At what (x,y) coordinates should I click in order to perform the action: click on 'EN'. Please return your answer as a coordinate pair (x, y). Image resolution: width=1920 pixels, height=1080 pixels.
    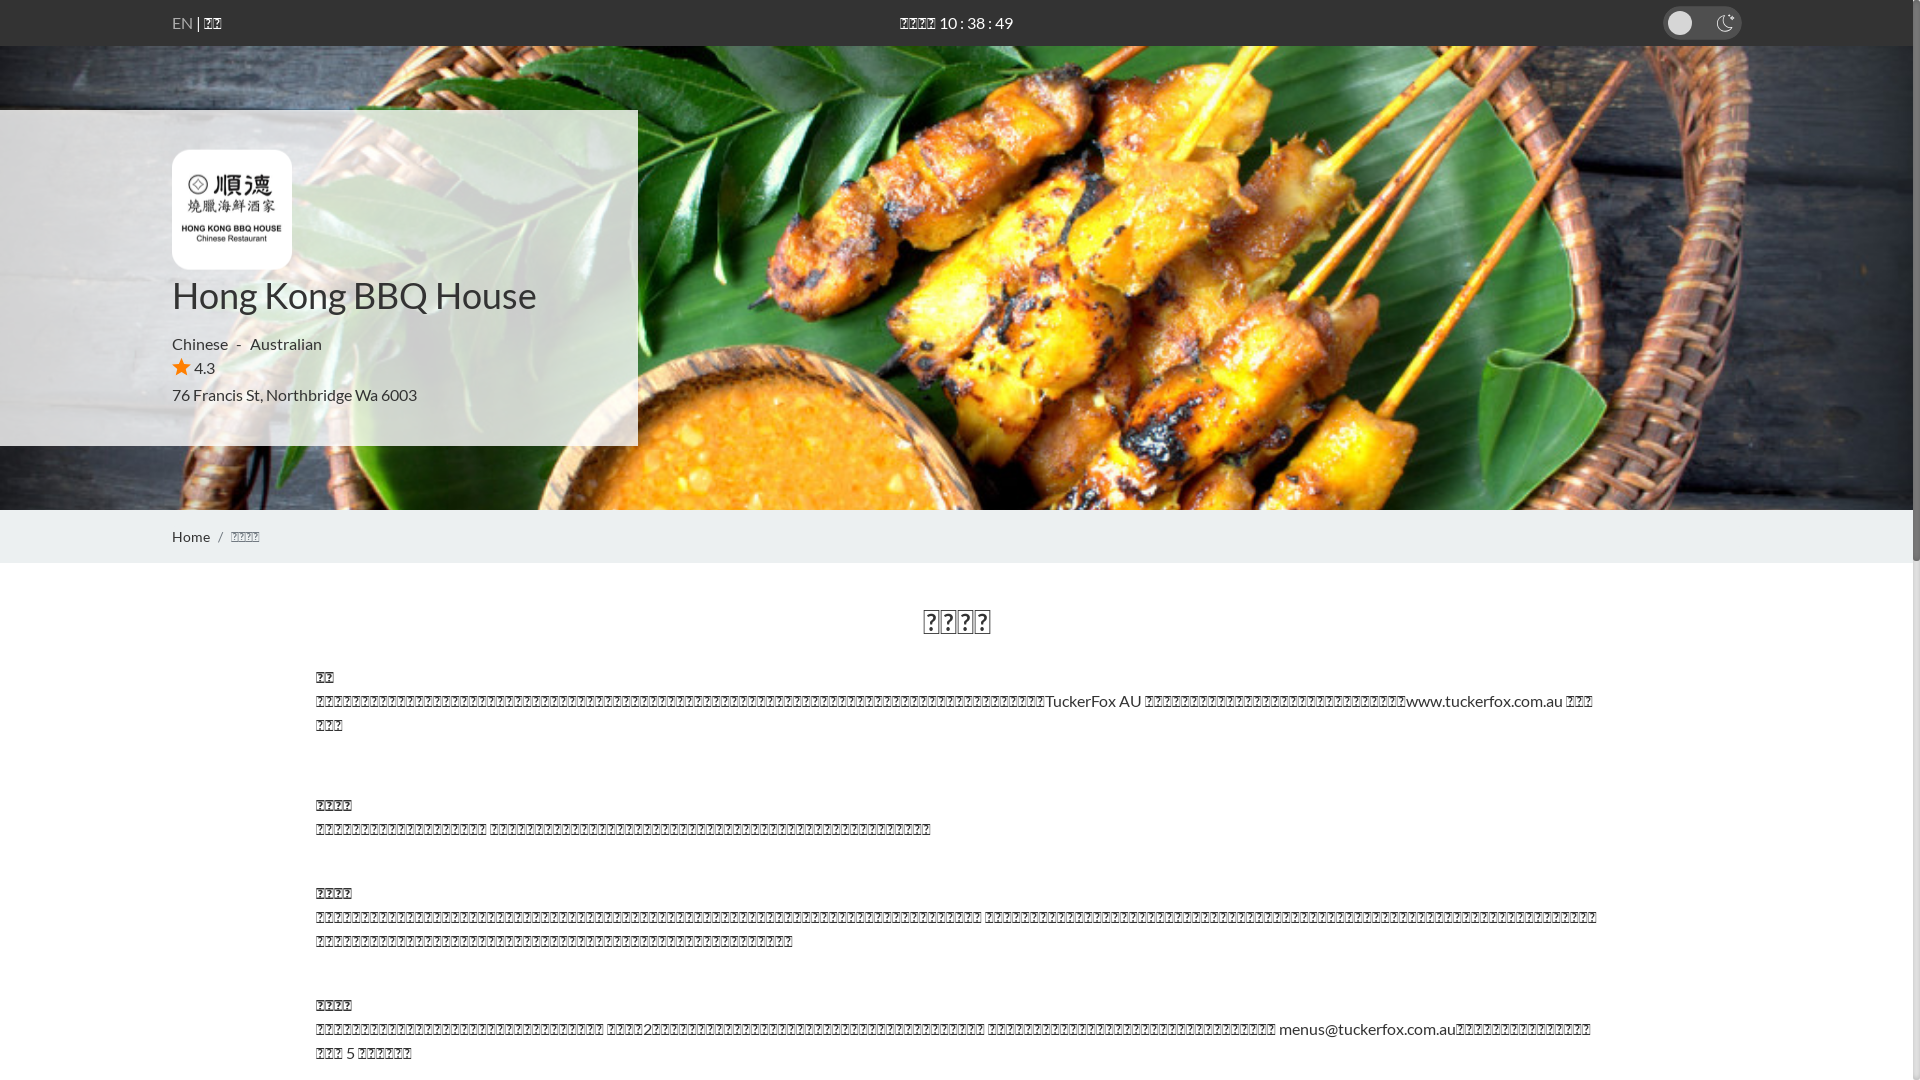
    Looking at the image, I should click on (172, 22).